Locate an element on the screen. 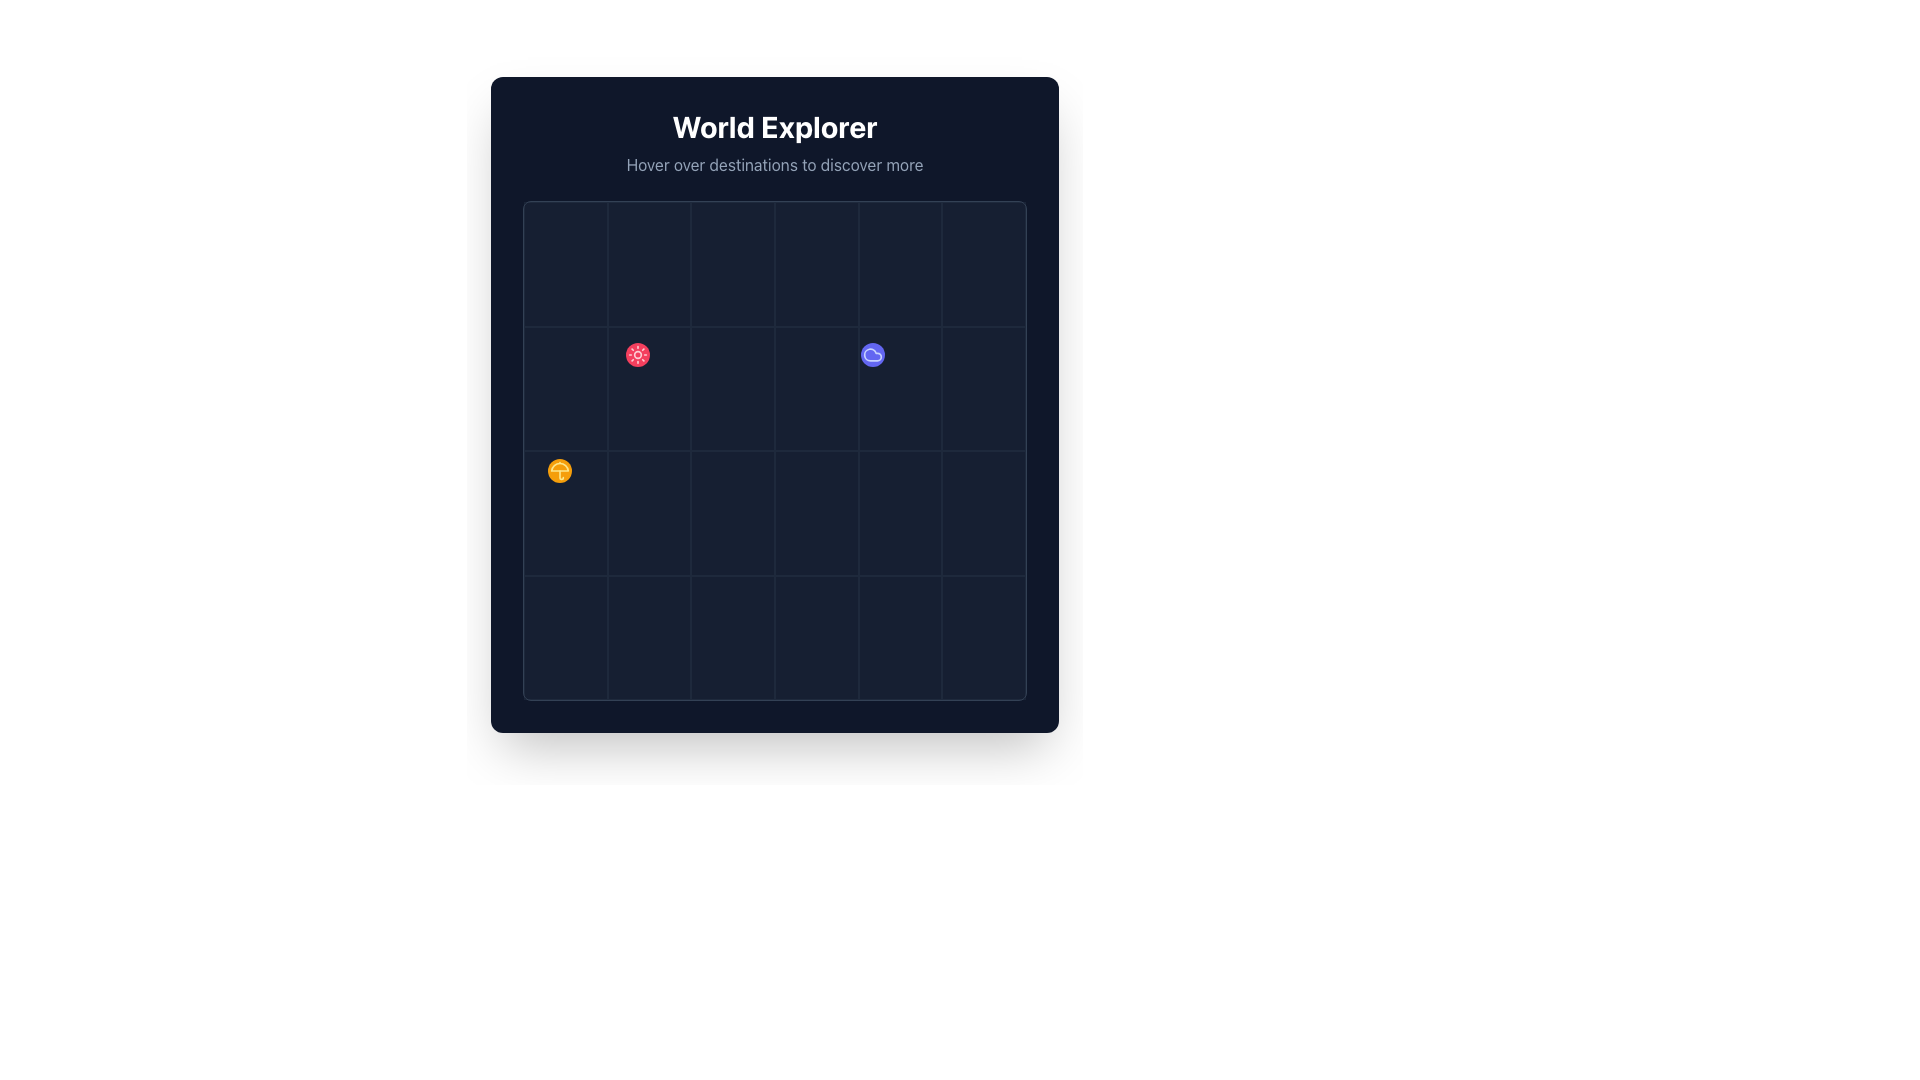 This screenshot has width=1920, height=1080. the grid cell located in the third row and fifth column to interact with it is located at coordinates (899, 512).